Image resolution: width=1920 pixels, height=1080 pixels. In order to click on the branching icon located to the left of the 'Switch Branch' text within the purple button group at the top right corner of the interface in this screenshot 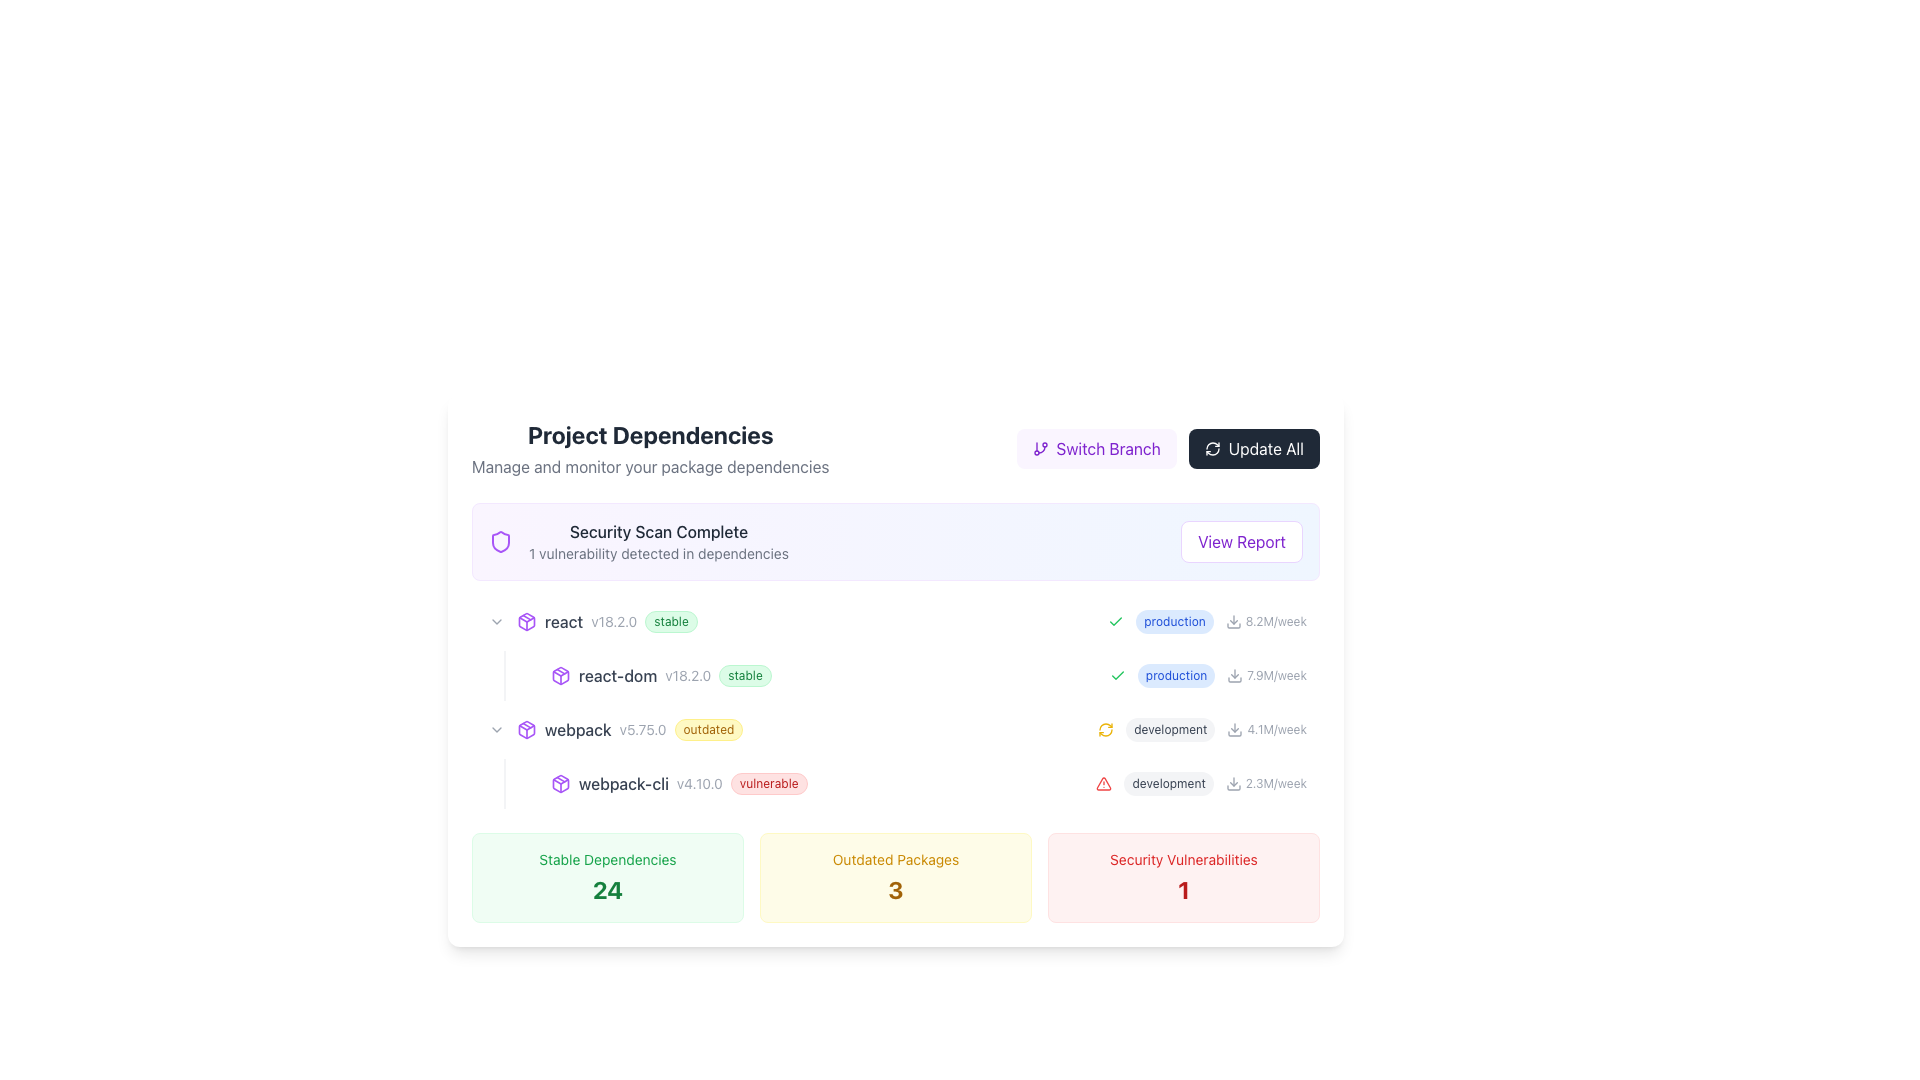, I will do `click(1040, 447)`.